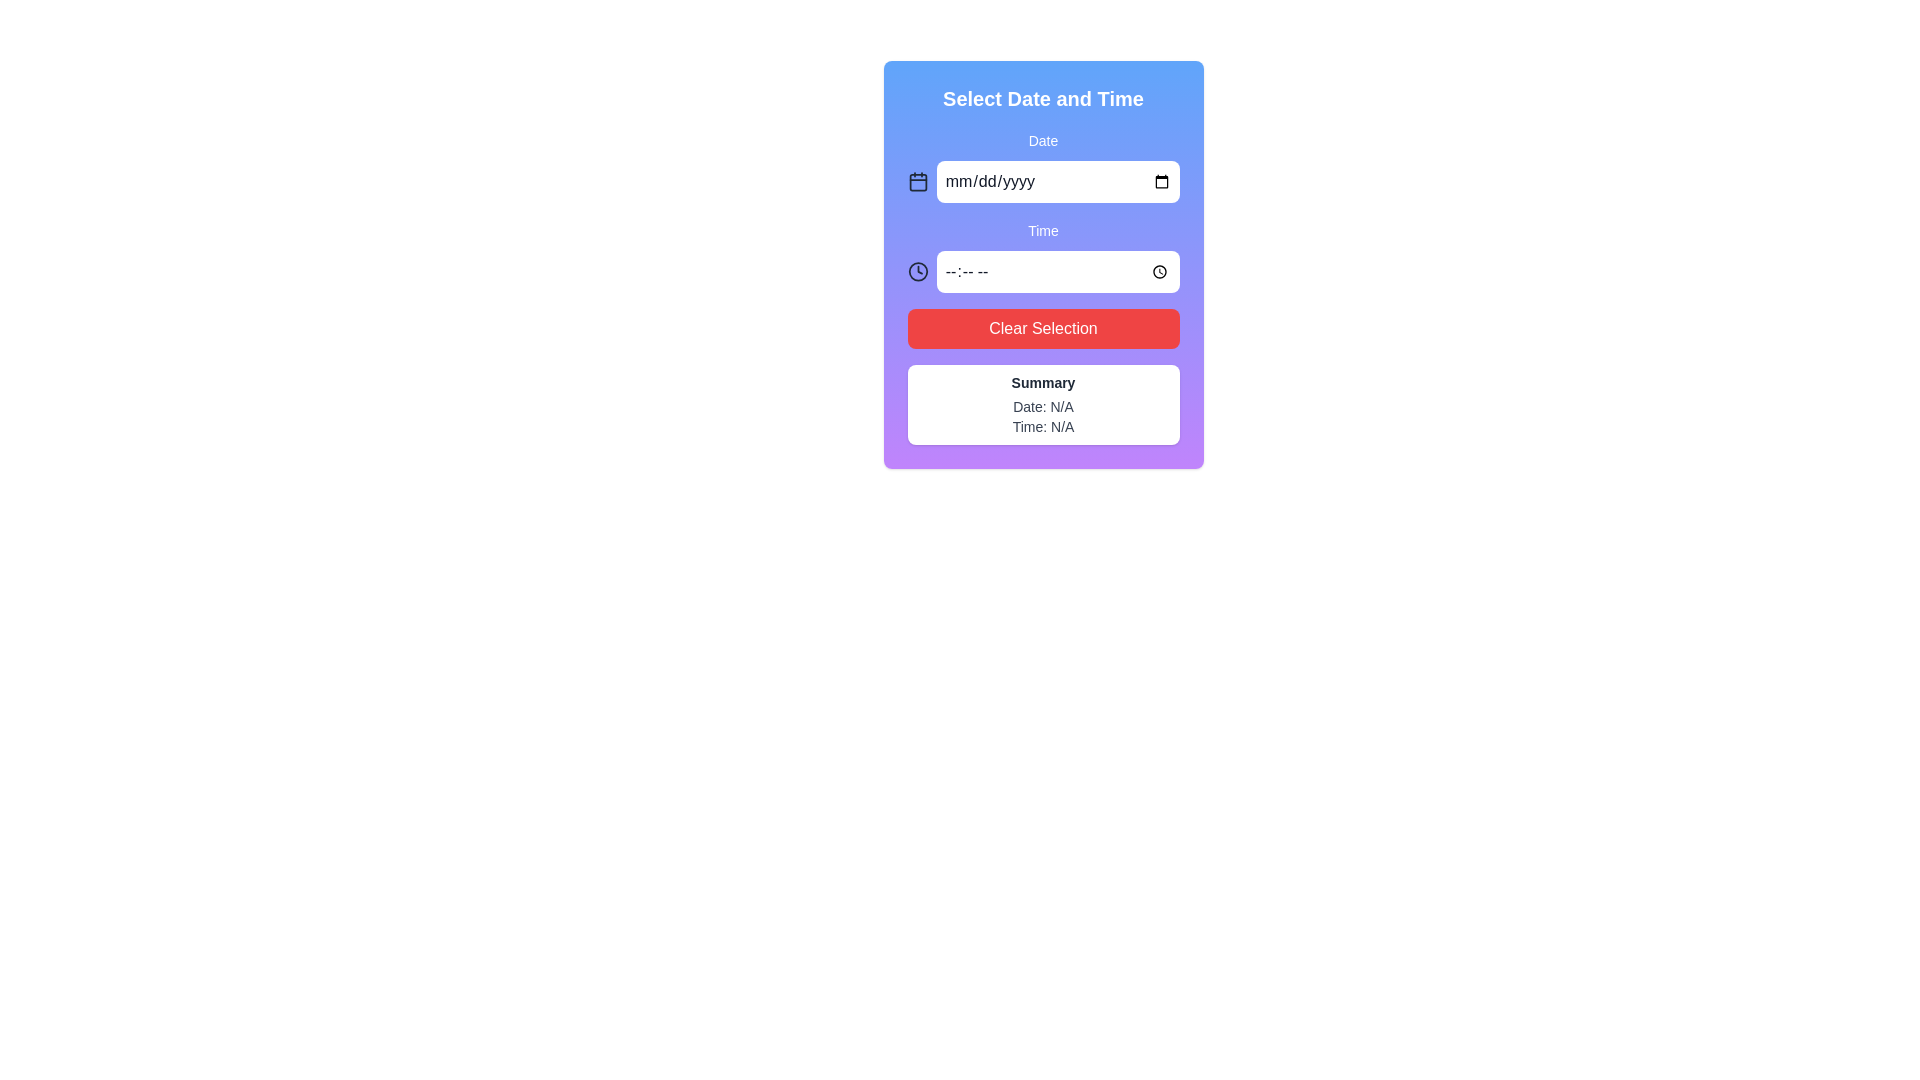 The width and height of the screenshot is (1920, 1080). I want to click on the 'Clear Selection' button located in the Group component that contains a date picker, time picker, and summary displays, positioned below the title 'Select Date and Time', so click(1042, 286).